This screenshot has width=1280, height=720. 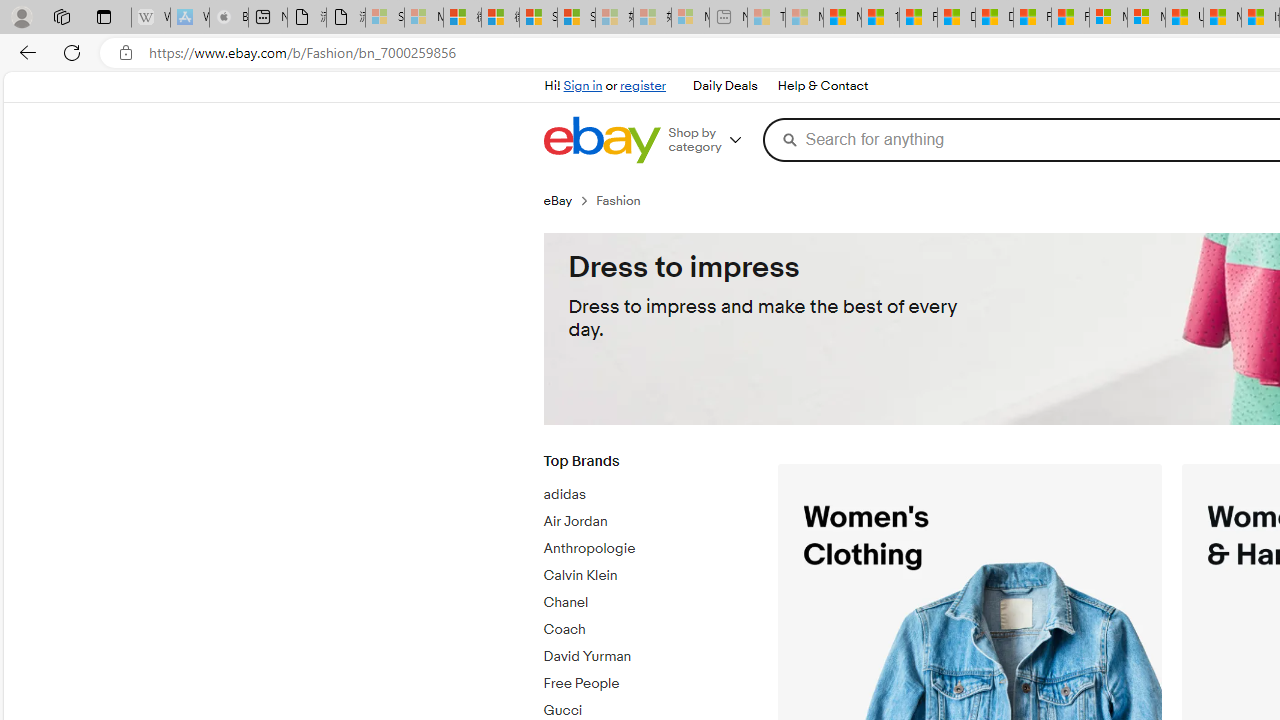 I want to click on 'Foo BAR | Trusted Community Engagement and Contributions', so click(x=1069, y=17).